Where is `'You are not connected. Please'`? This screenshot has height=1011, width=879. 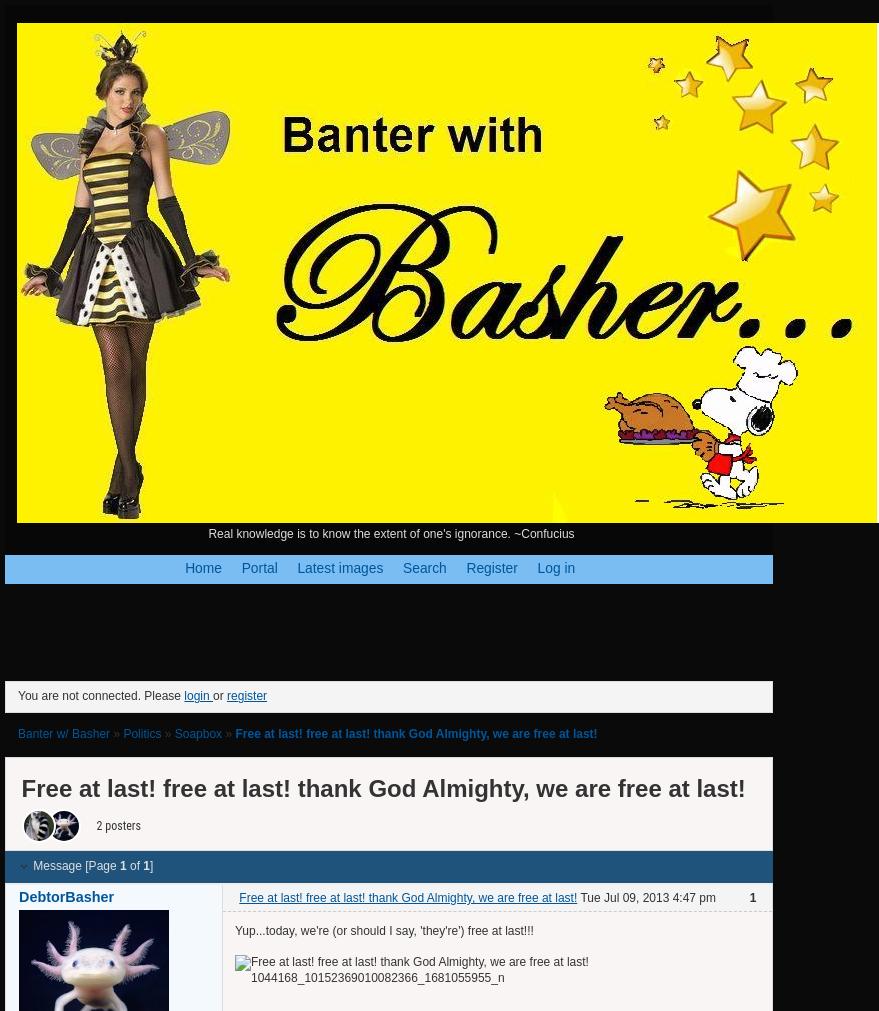
'You are not connected. Please' is located at coordinates (99, 694).